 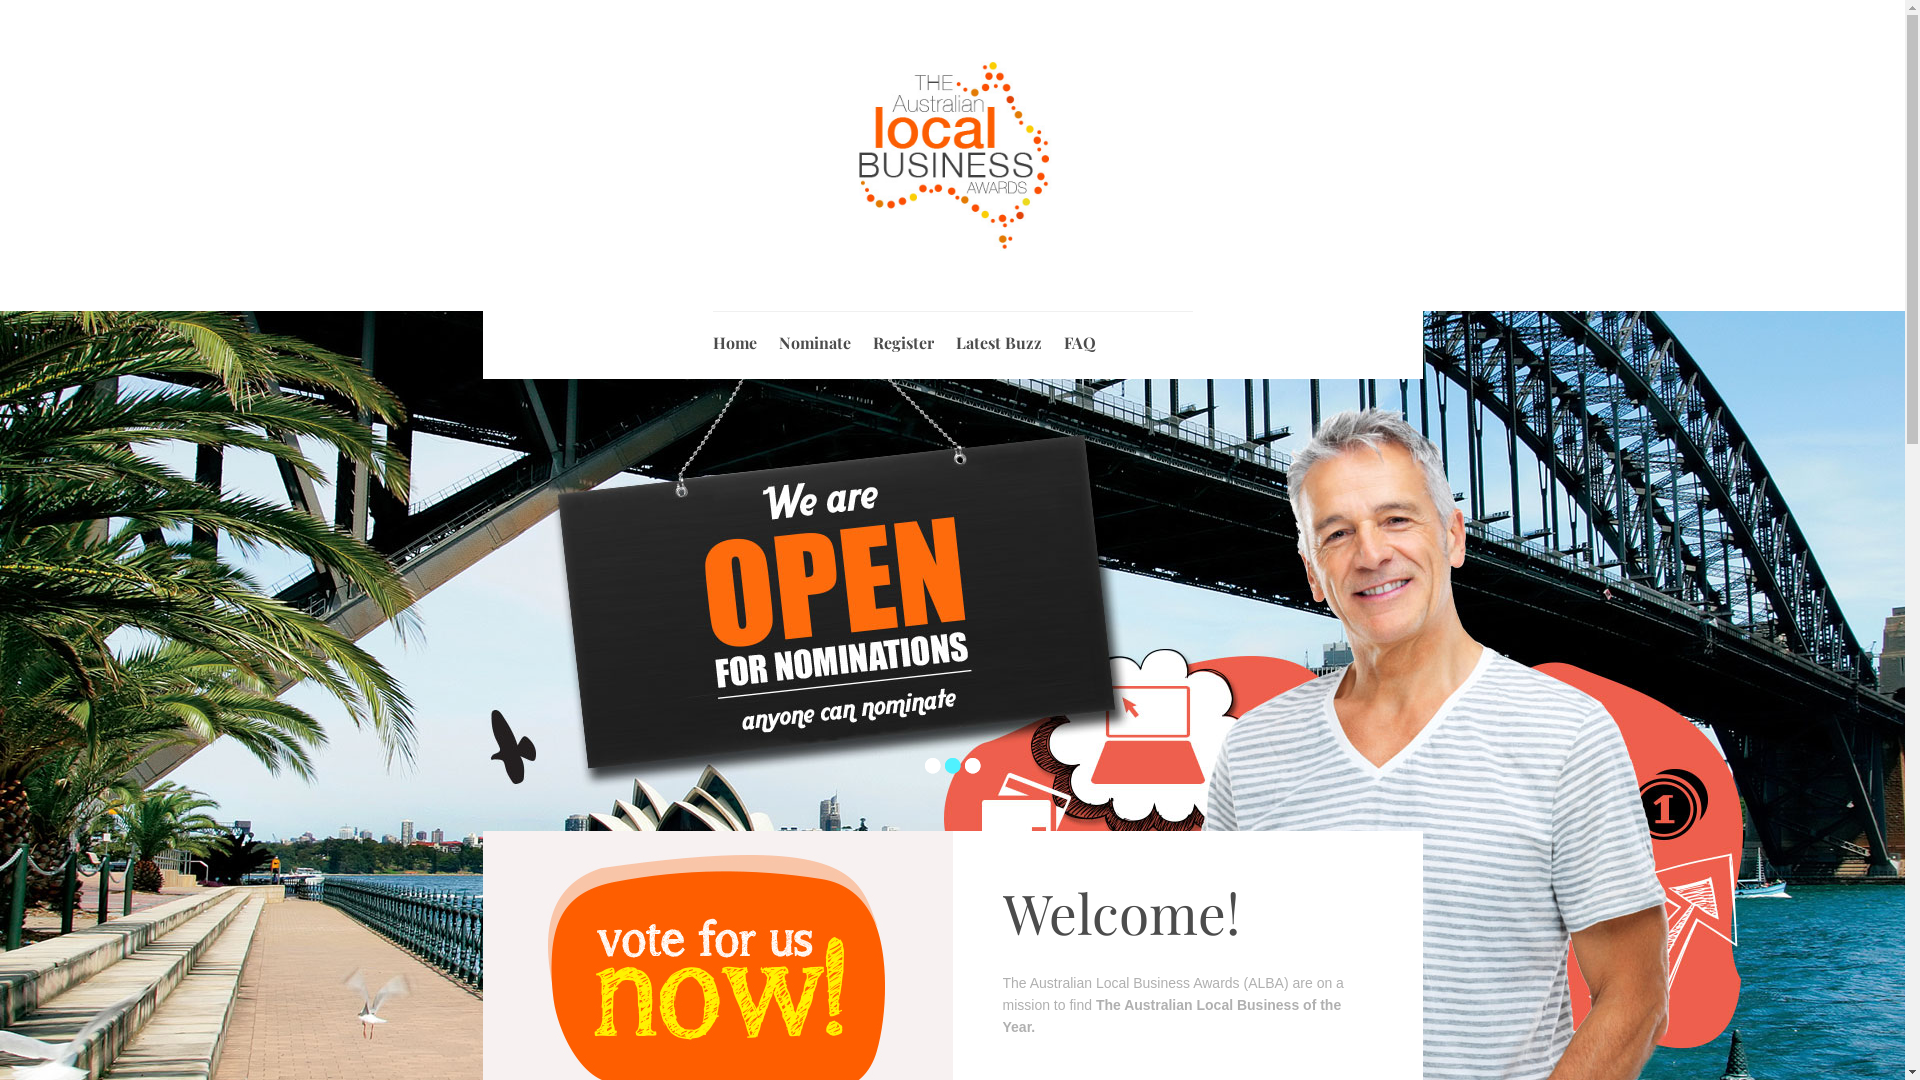 I want to click on 'Home', so click(x=733, y=335).